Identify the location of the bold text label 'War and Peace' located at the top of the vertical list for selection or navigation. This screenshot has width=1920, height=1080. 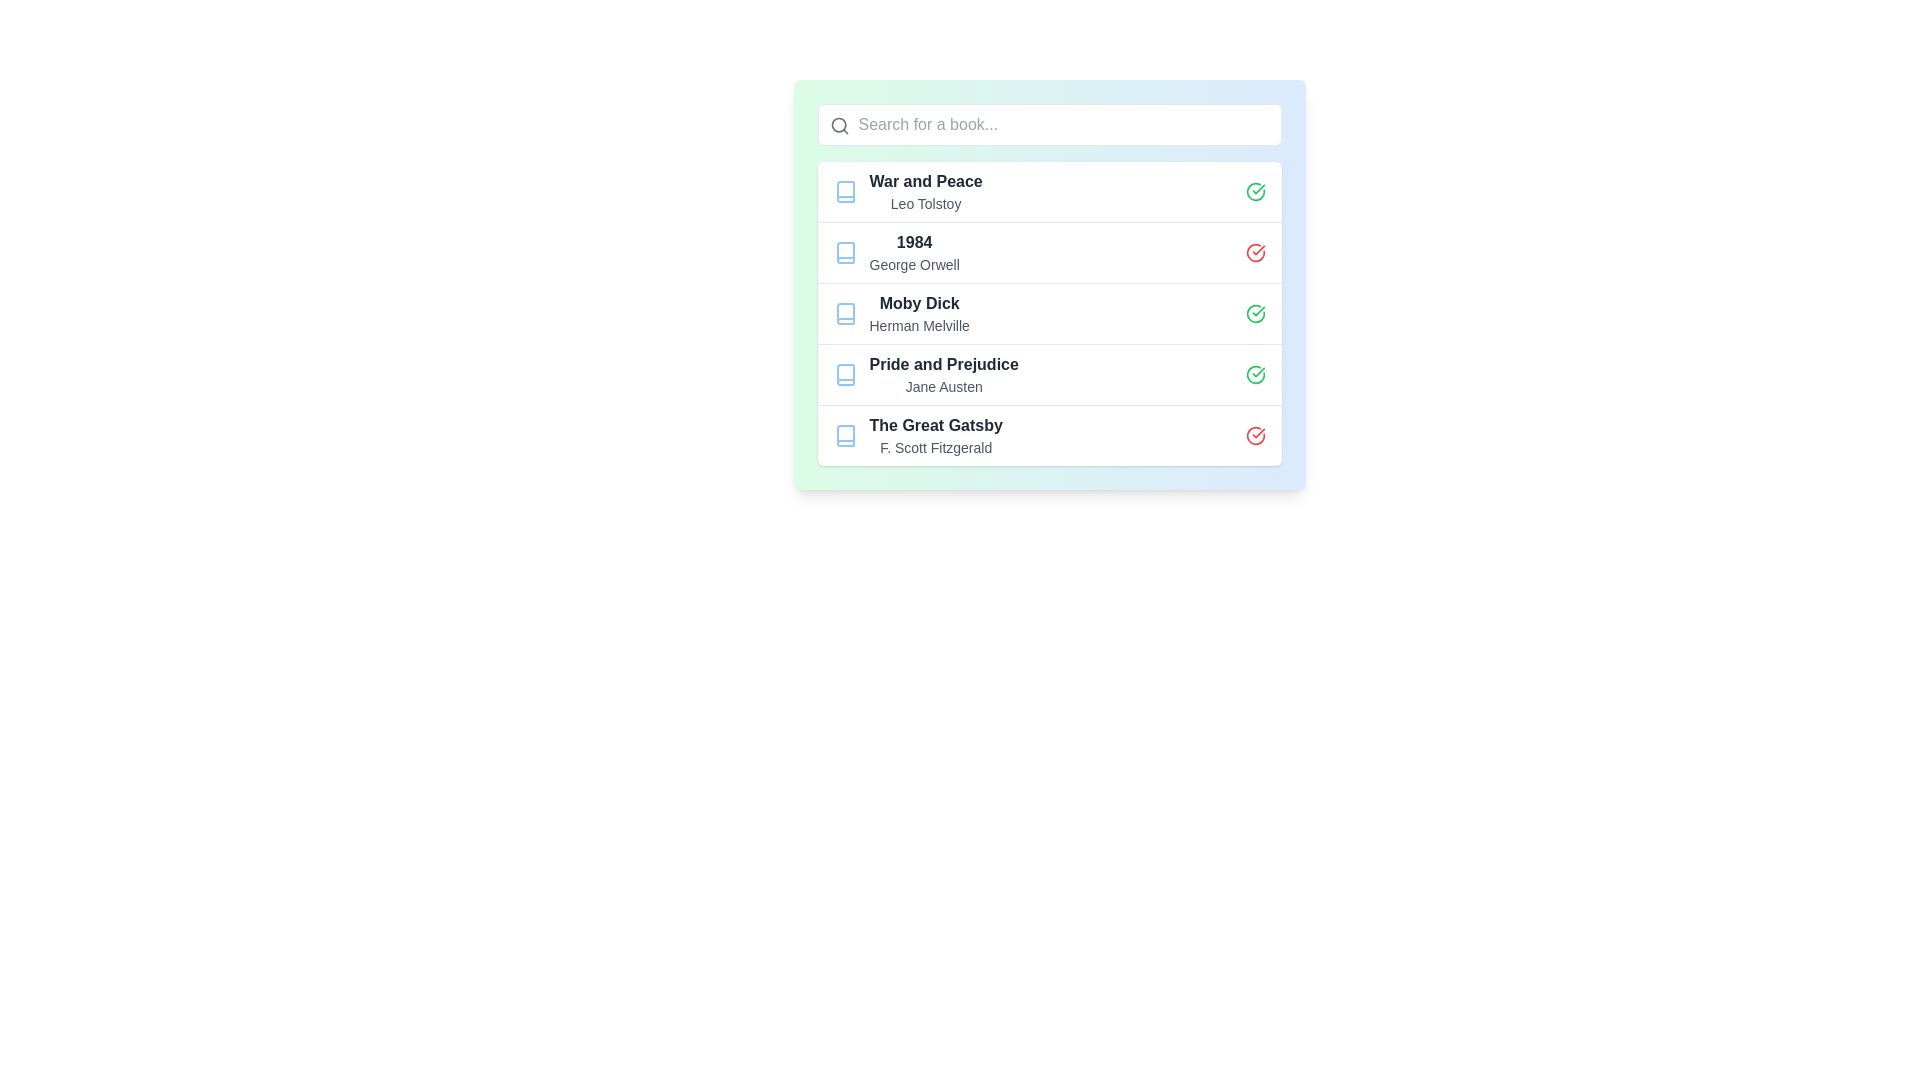
(925, 181).